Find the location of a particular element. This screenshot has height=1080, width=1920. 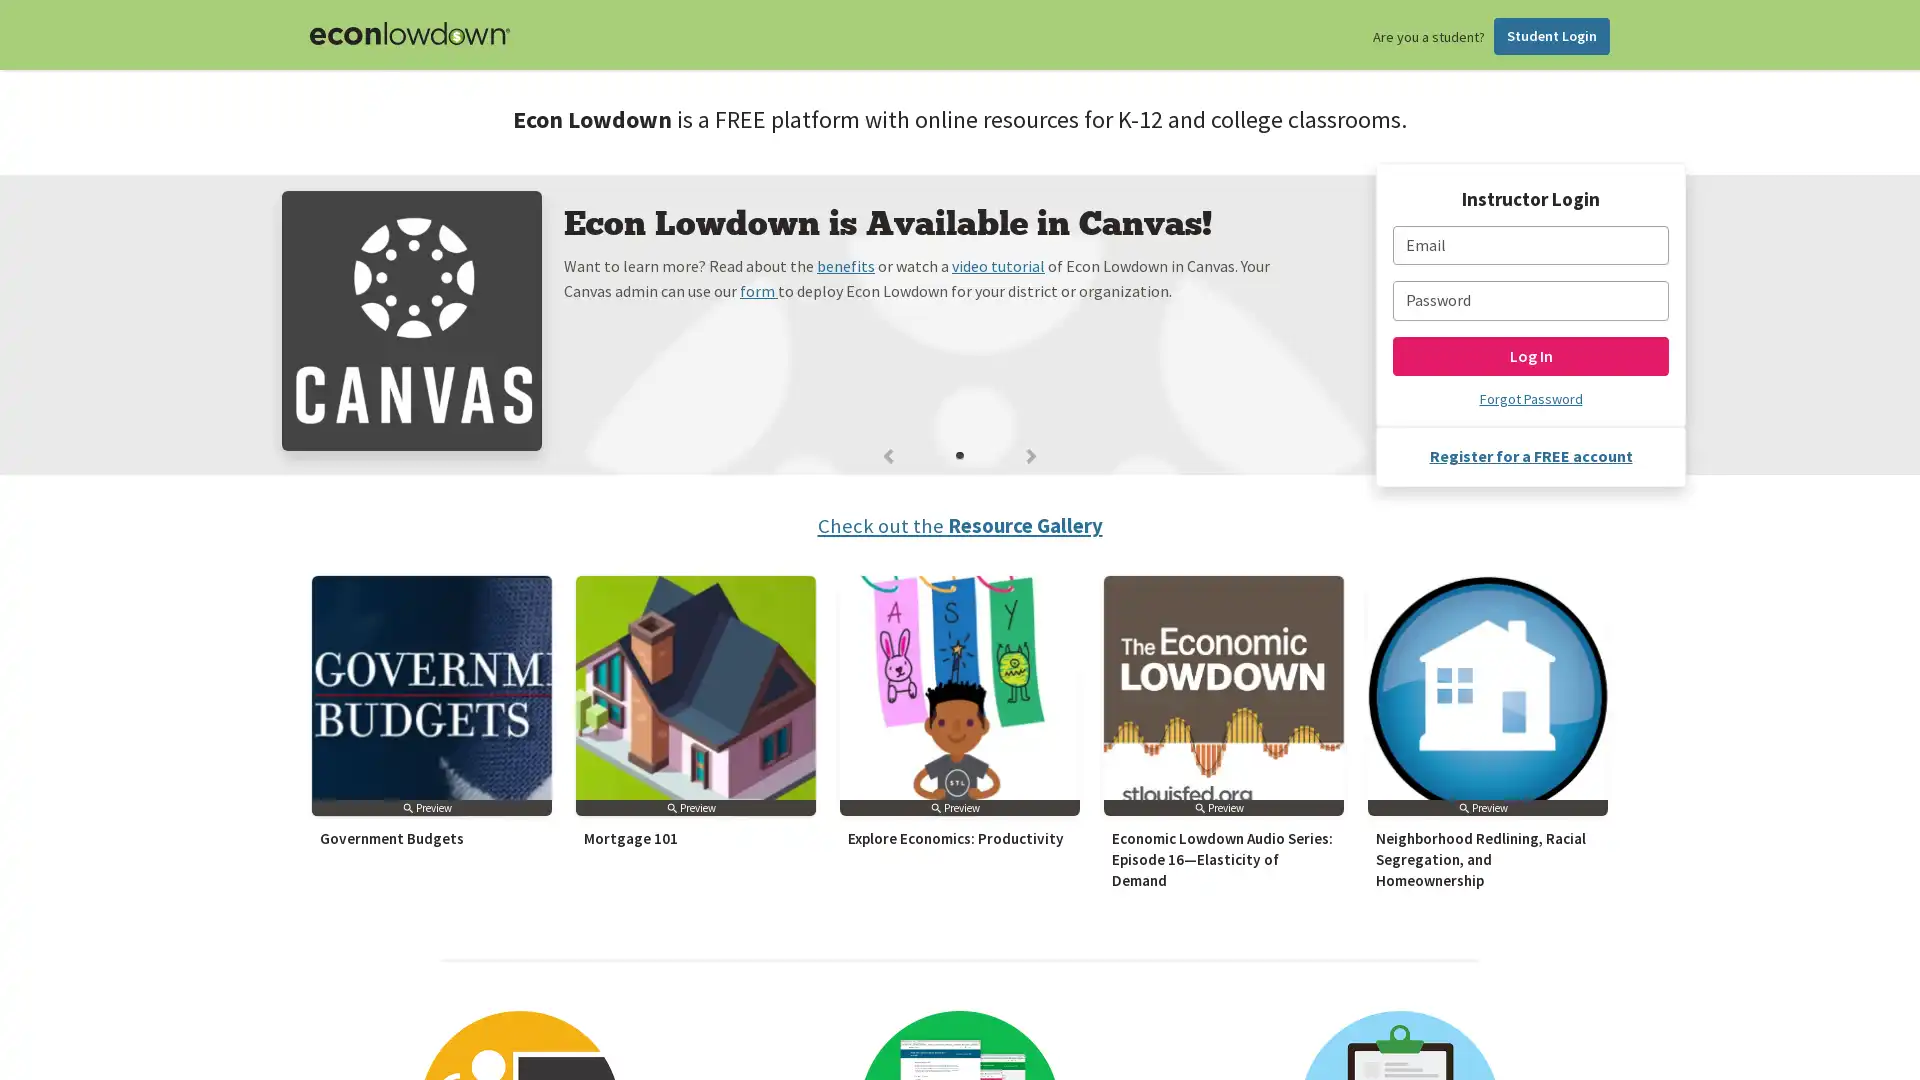

Subscribe is located at coordinates (1828, 1021).